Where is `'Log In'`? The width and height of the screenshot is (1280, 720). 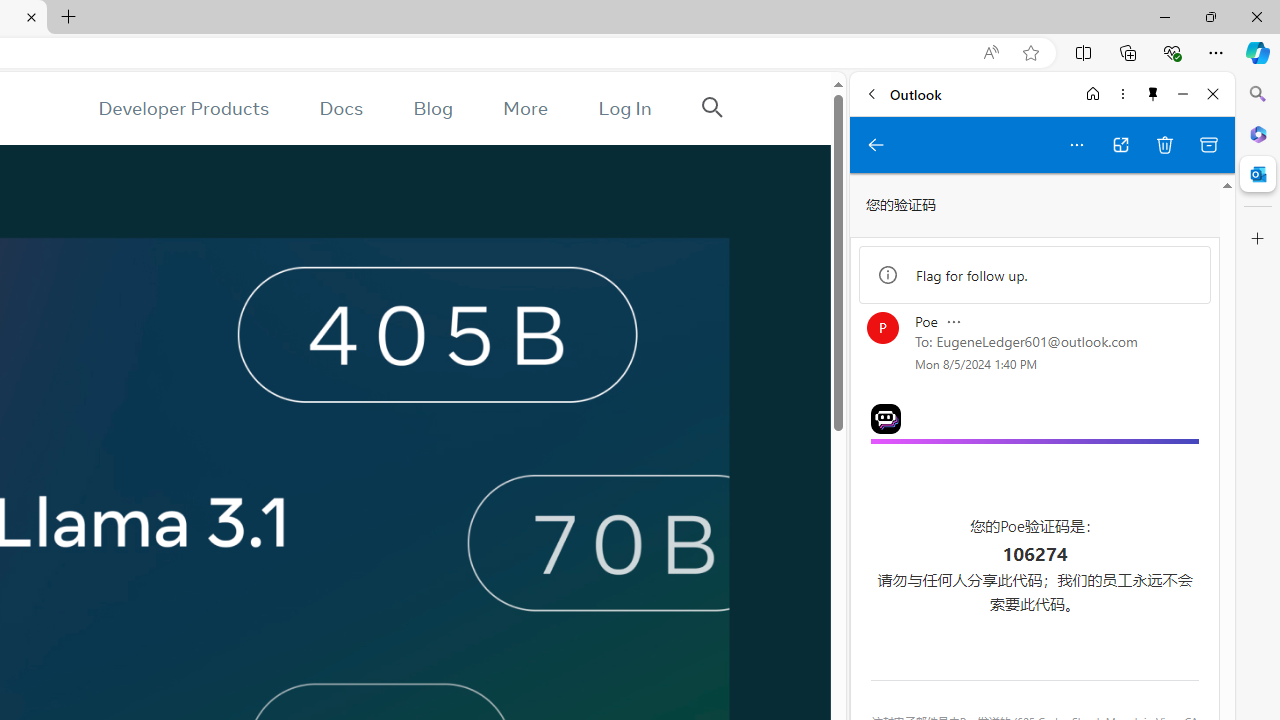 'Log In' is located at coordinates (624, 108).